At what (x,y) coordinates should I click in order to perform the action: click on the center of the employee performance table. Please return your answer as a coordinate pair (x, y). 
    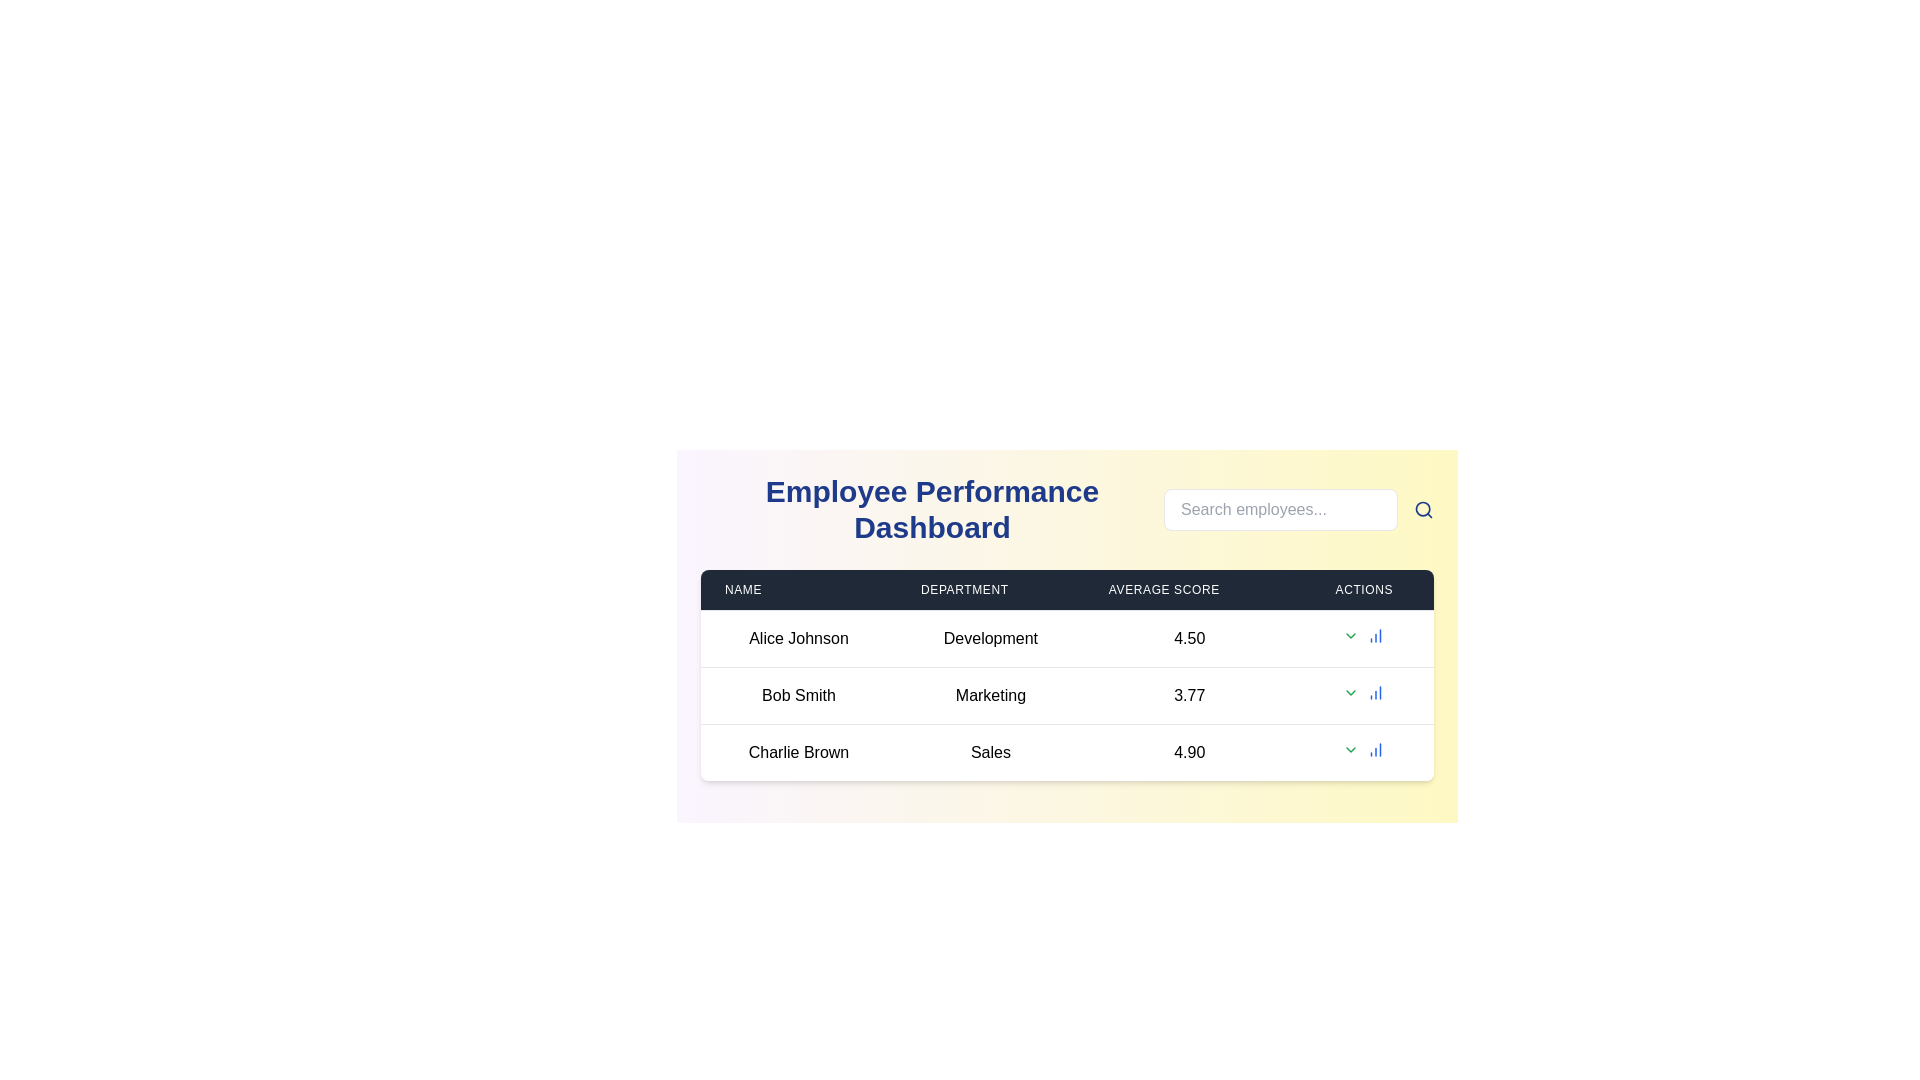
    Looking at the image, I should click on (1066, 675).